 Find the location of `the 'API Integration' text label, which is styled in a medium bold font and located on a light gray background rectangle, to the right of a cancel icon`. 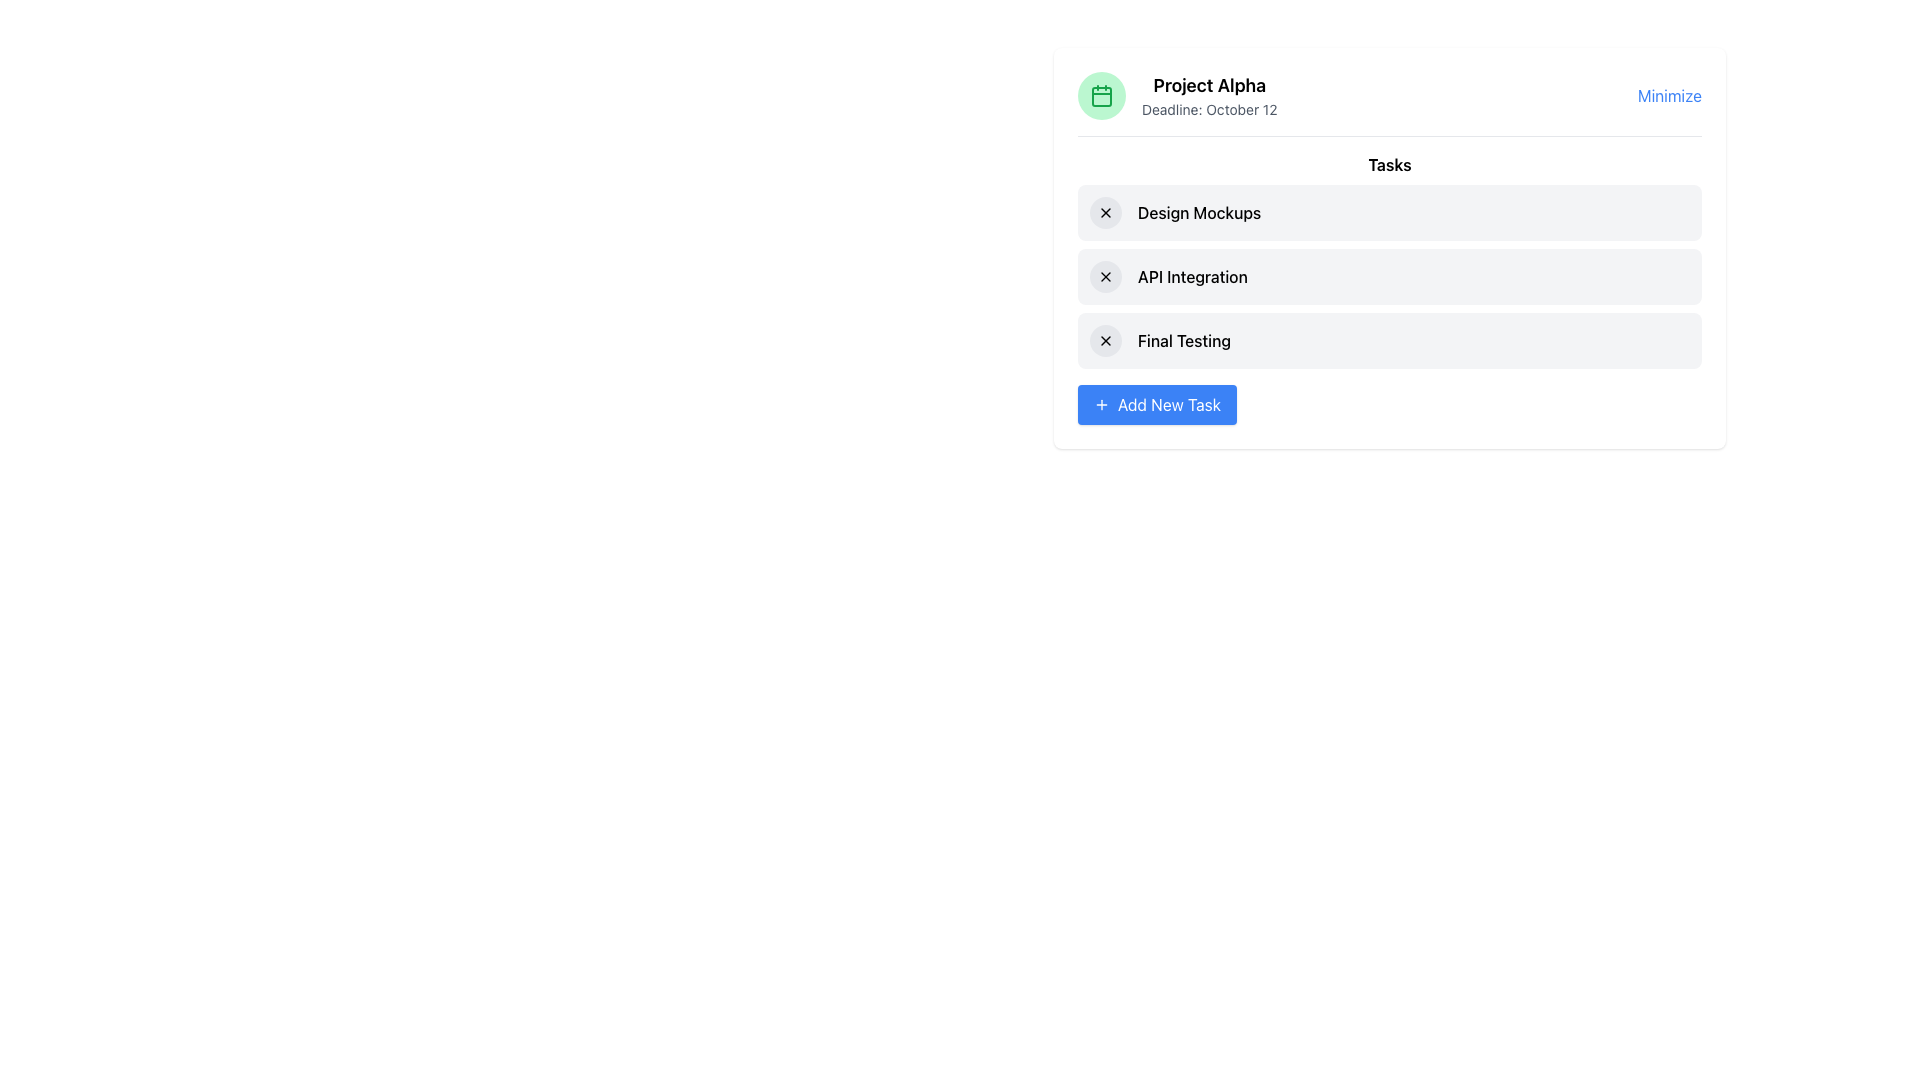

the 'API Integration' text label, which is styled in a medium bold font and located on a light gray background rectangle, to the right of a cancel icon is located at coordinates (1192, 277).